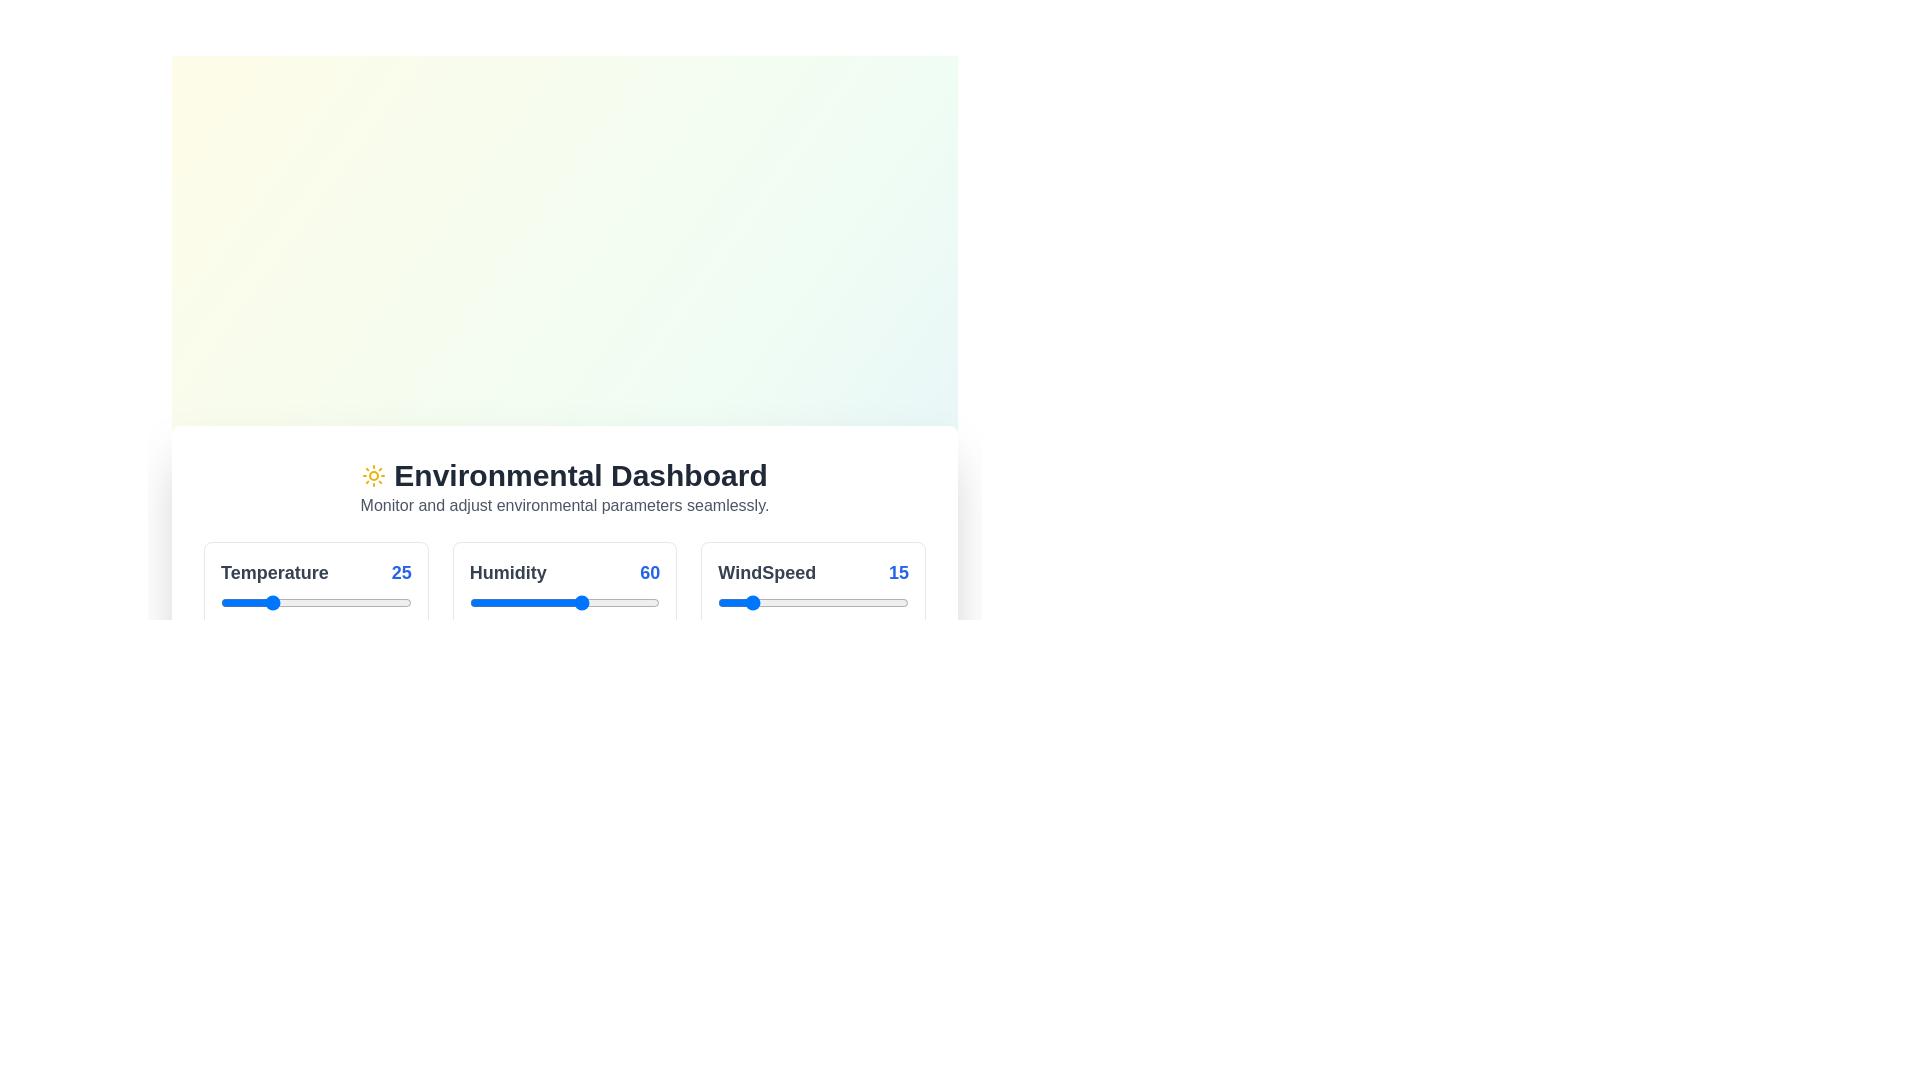 The height and width of the screenshot is (1080, 1920). Describe the element at coordinates (339, 601) in the screenshot. I see `the temperature` at that location.